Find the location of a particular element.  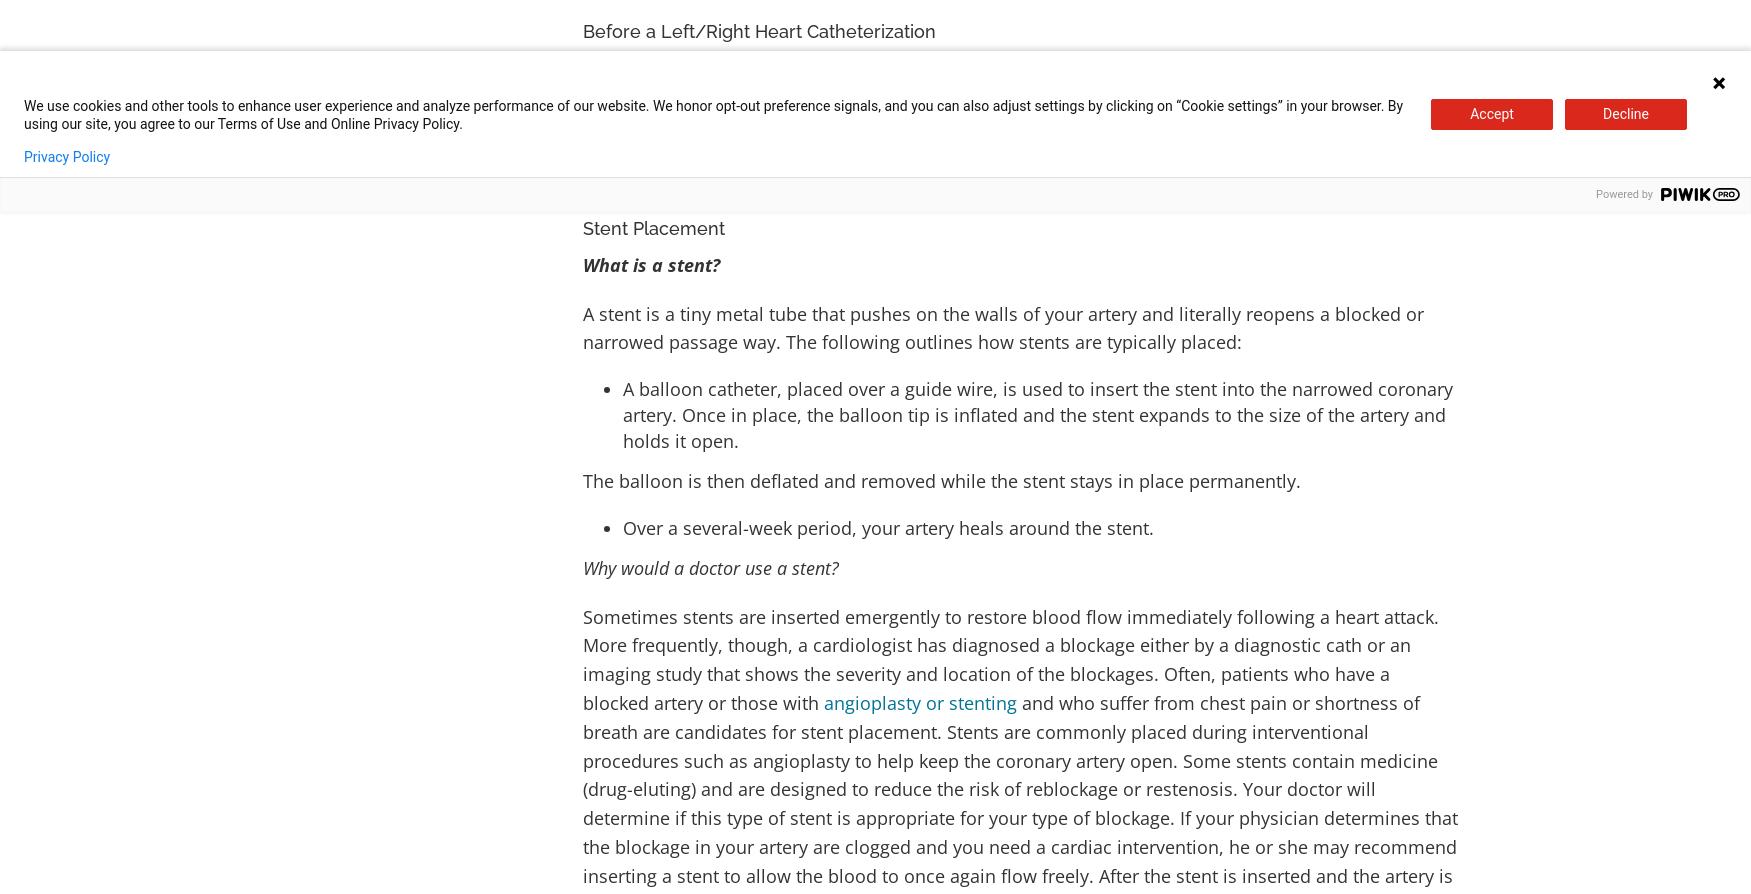

'angioplasty or stenting' is located at coordinates (919, 700).